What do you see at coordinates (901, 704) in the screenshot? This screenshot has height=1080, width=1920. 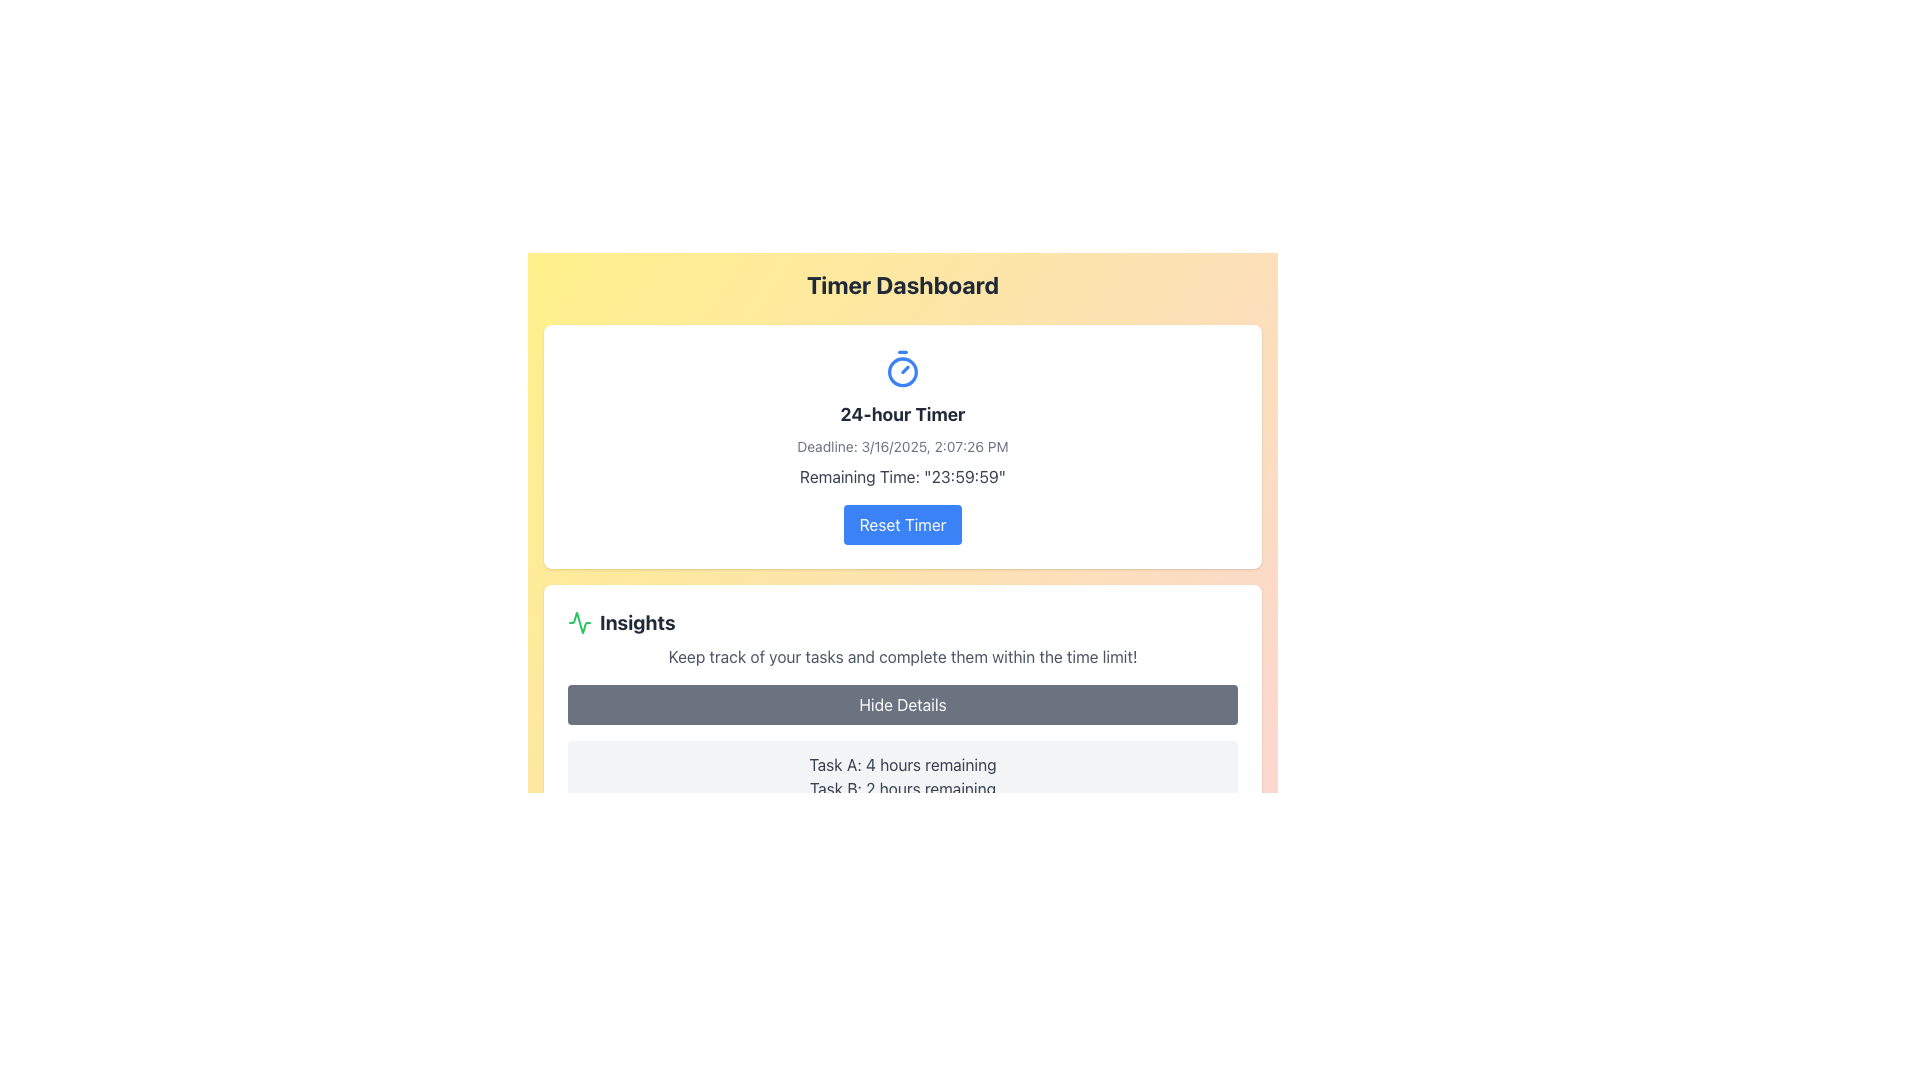 I see `the toggle button located in the 'Insights' section, which is positioned centrally below the subtitle and above the task list, to hide the displayed details` at bounding box center [901, 704].